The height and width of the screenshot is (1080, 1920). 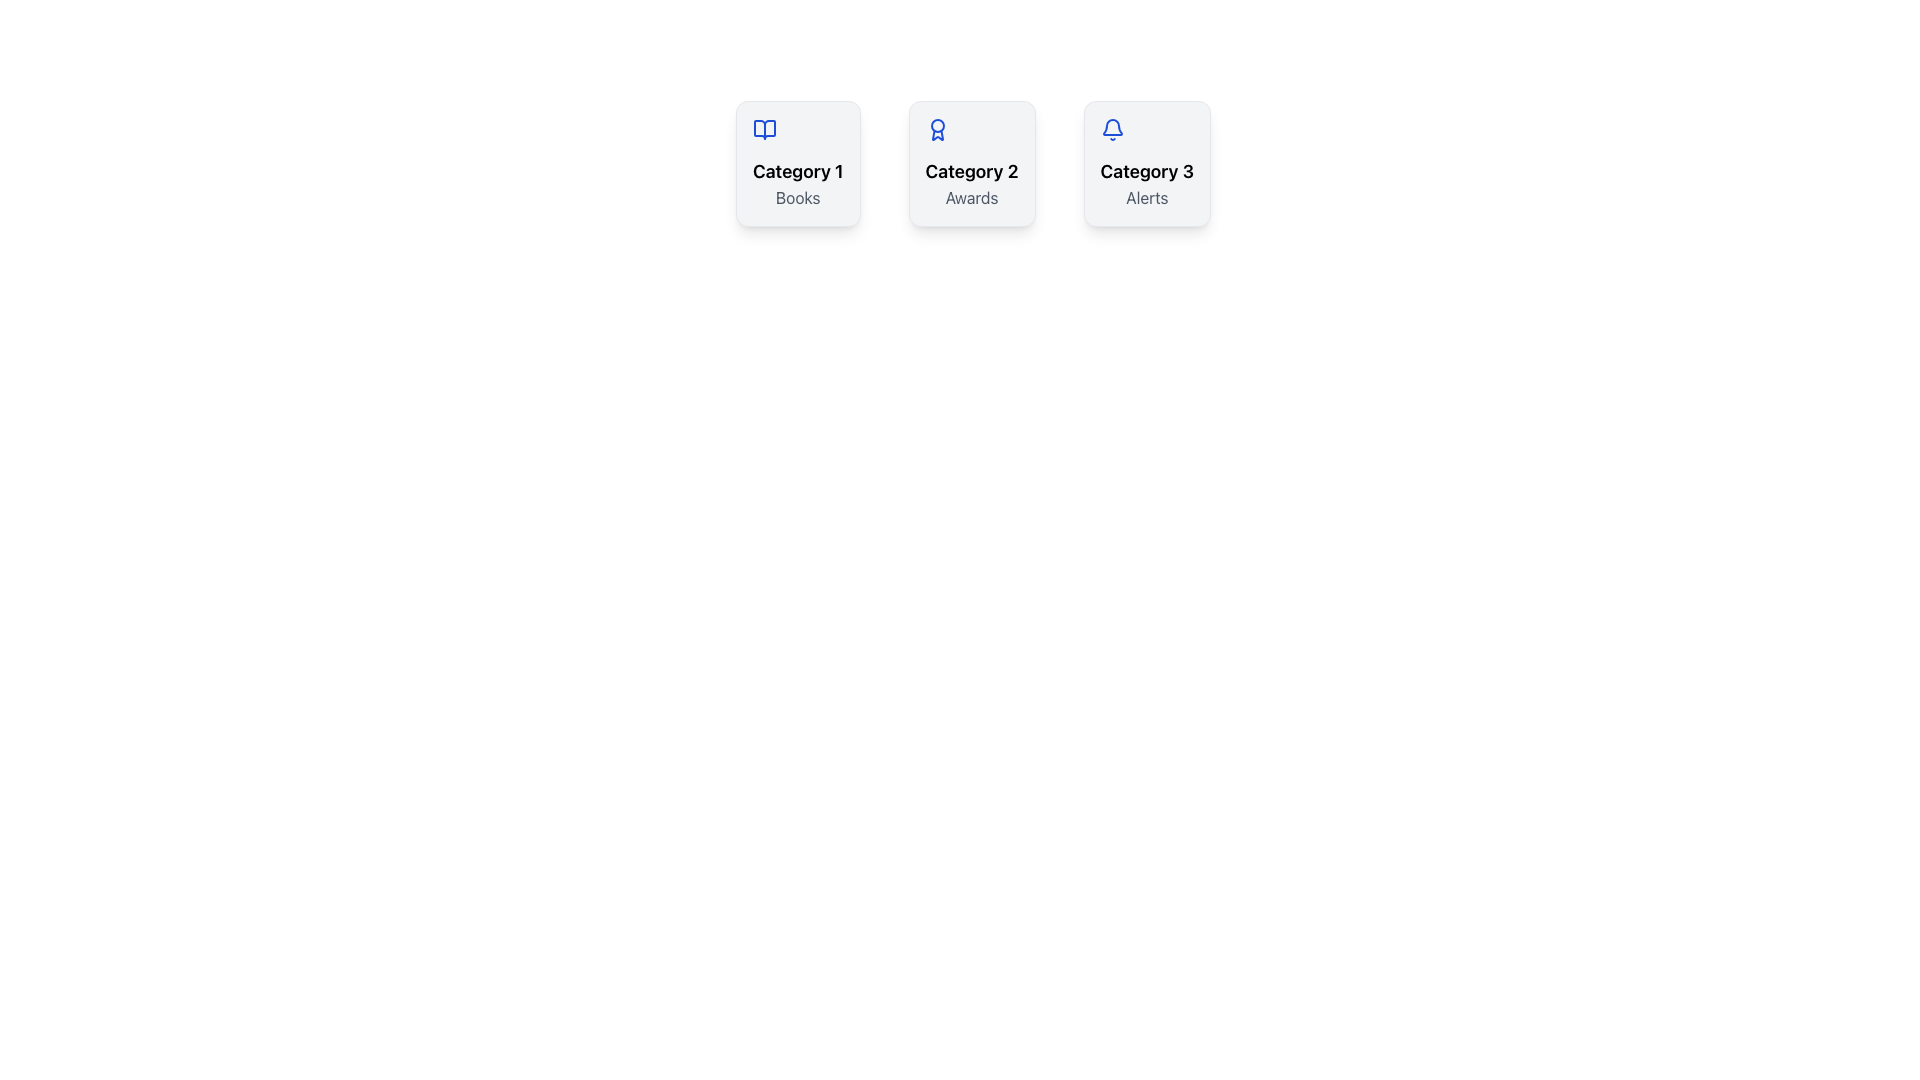 I want to click on the SVG icon representing 'Category 1 Books', which is the first item in the row of category icons, so click(x=763, y=130).